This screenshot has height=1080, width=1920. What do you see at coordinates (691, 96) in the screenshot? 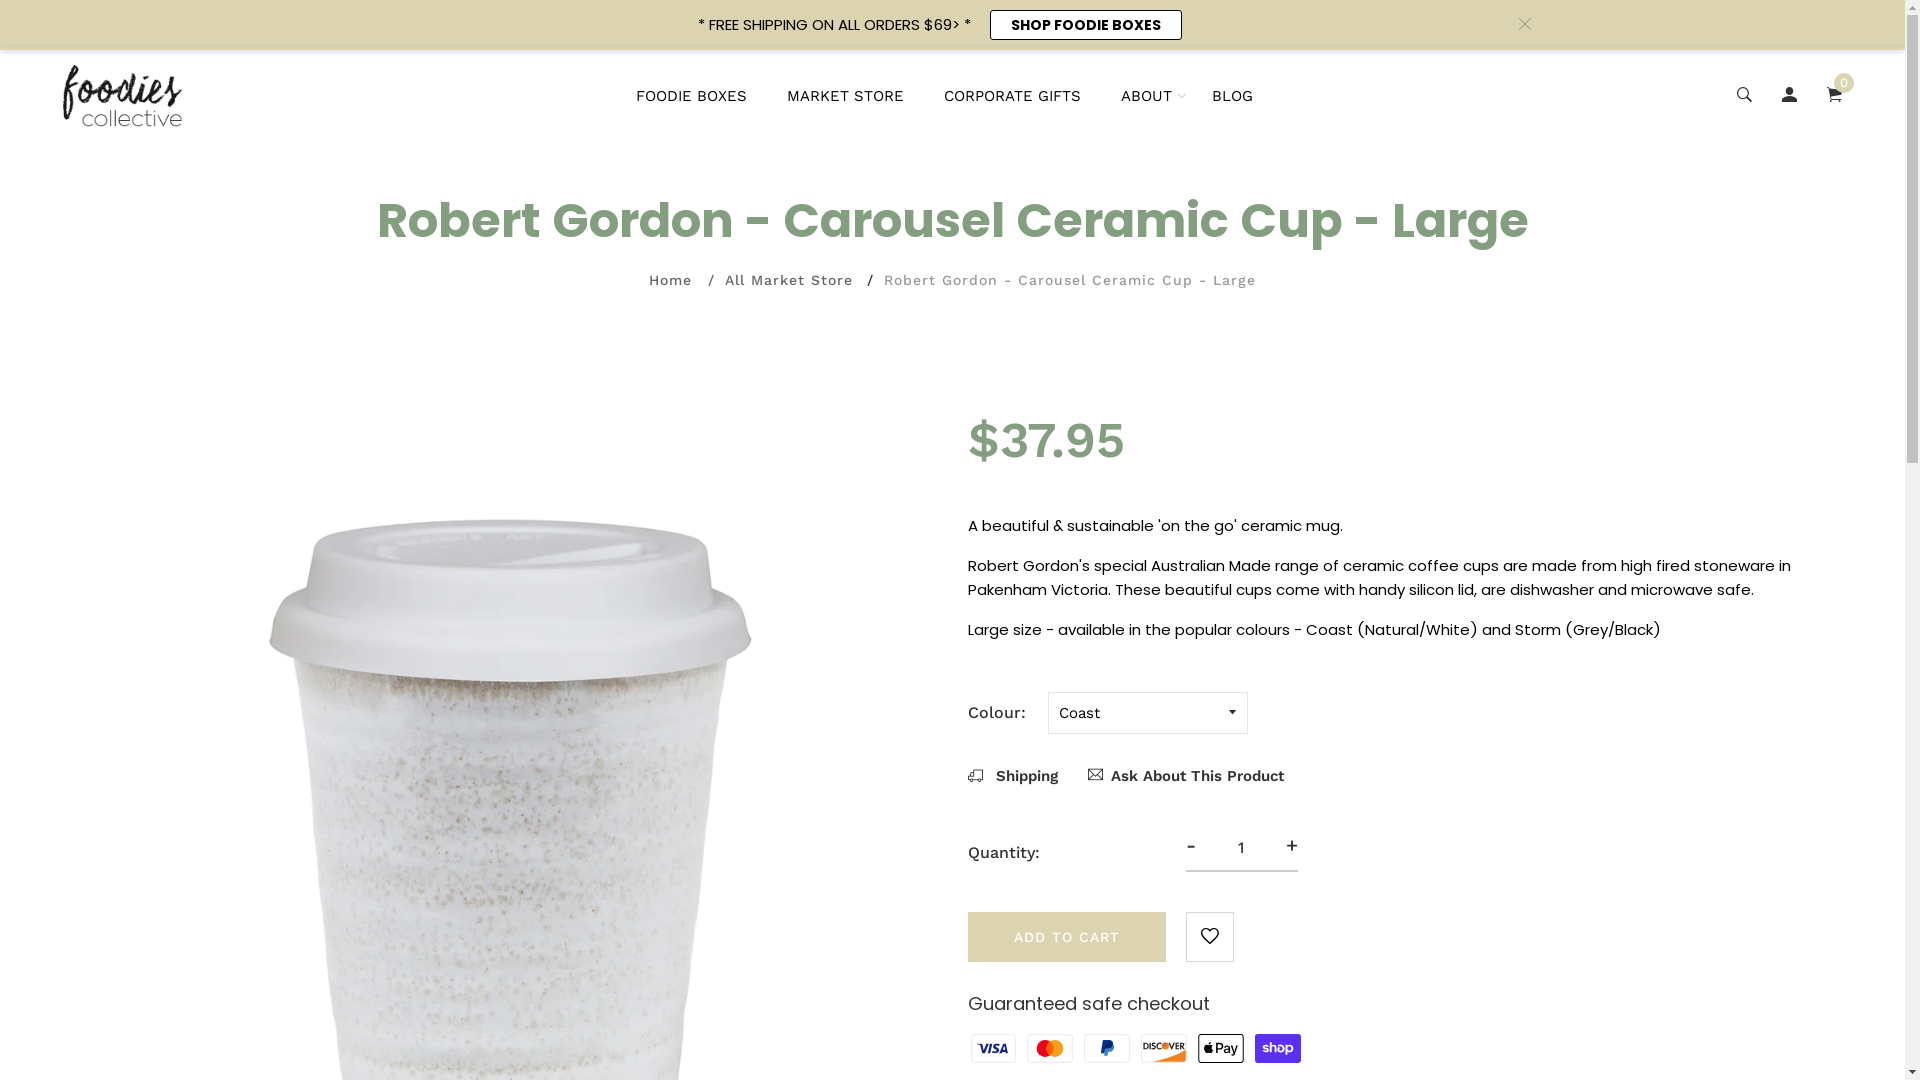
I see `'FOODIE BOXES'` at bounding box center [691, 96].